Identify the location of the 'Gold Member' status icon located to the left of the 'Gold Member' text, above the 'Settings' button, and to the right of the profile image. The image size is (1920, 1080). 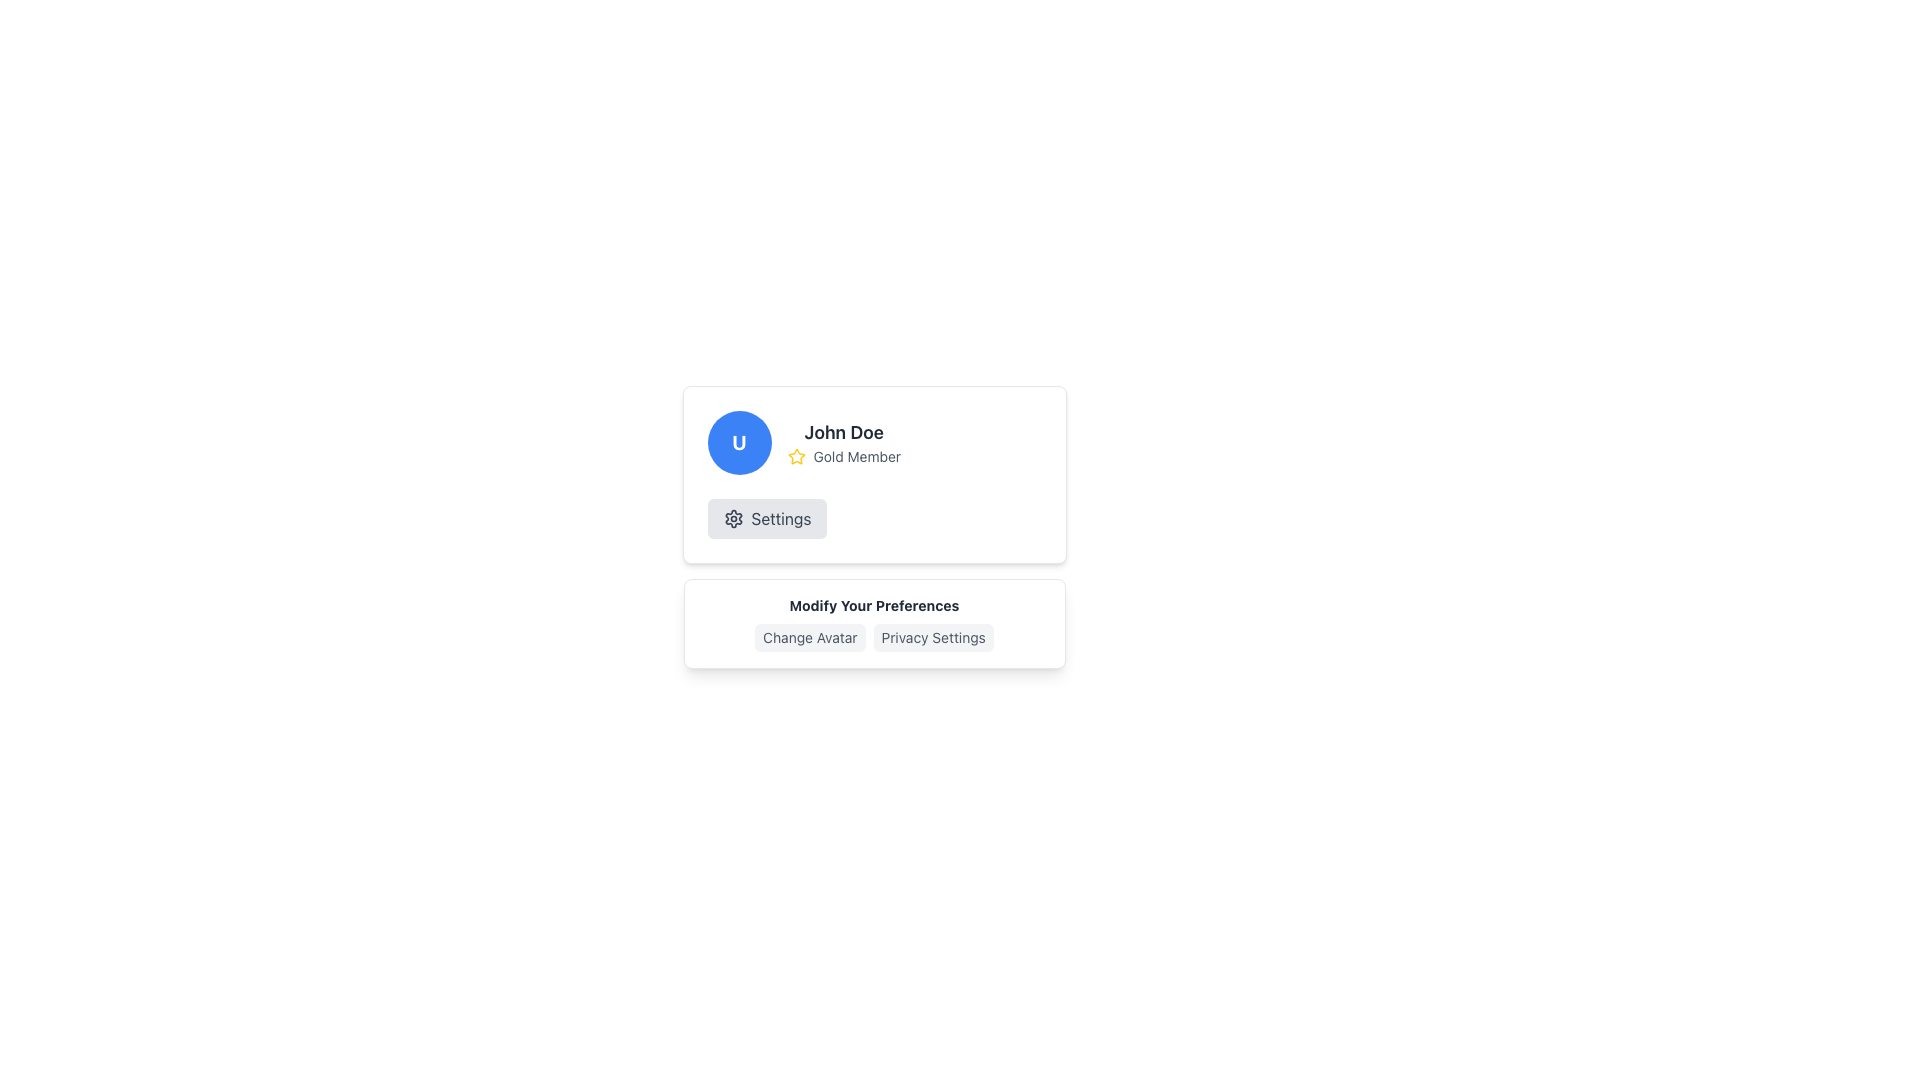
(795, 456).